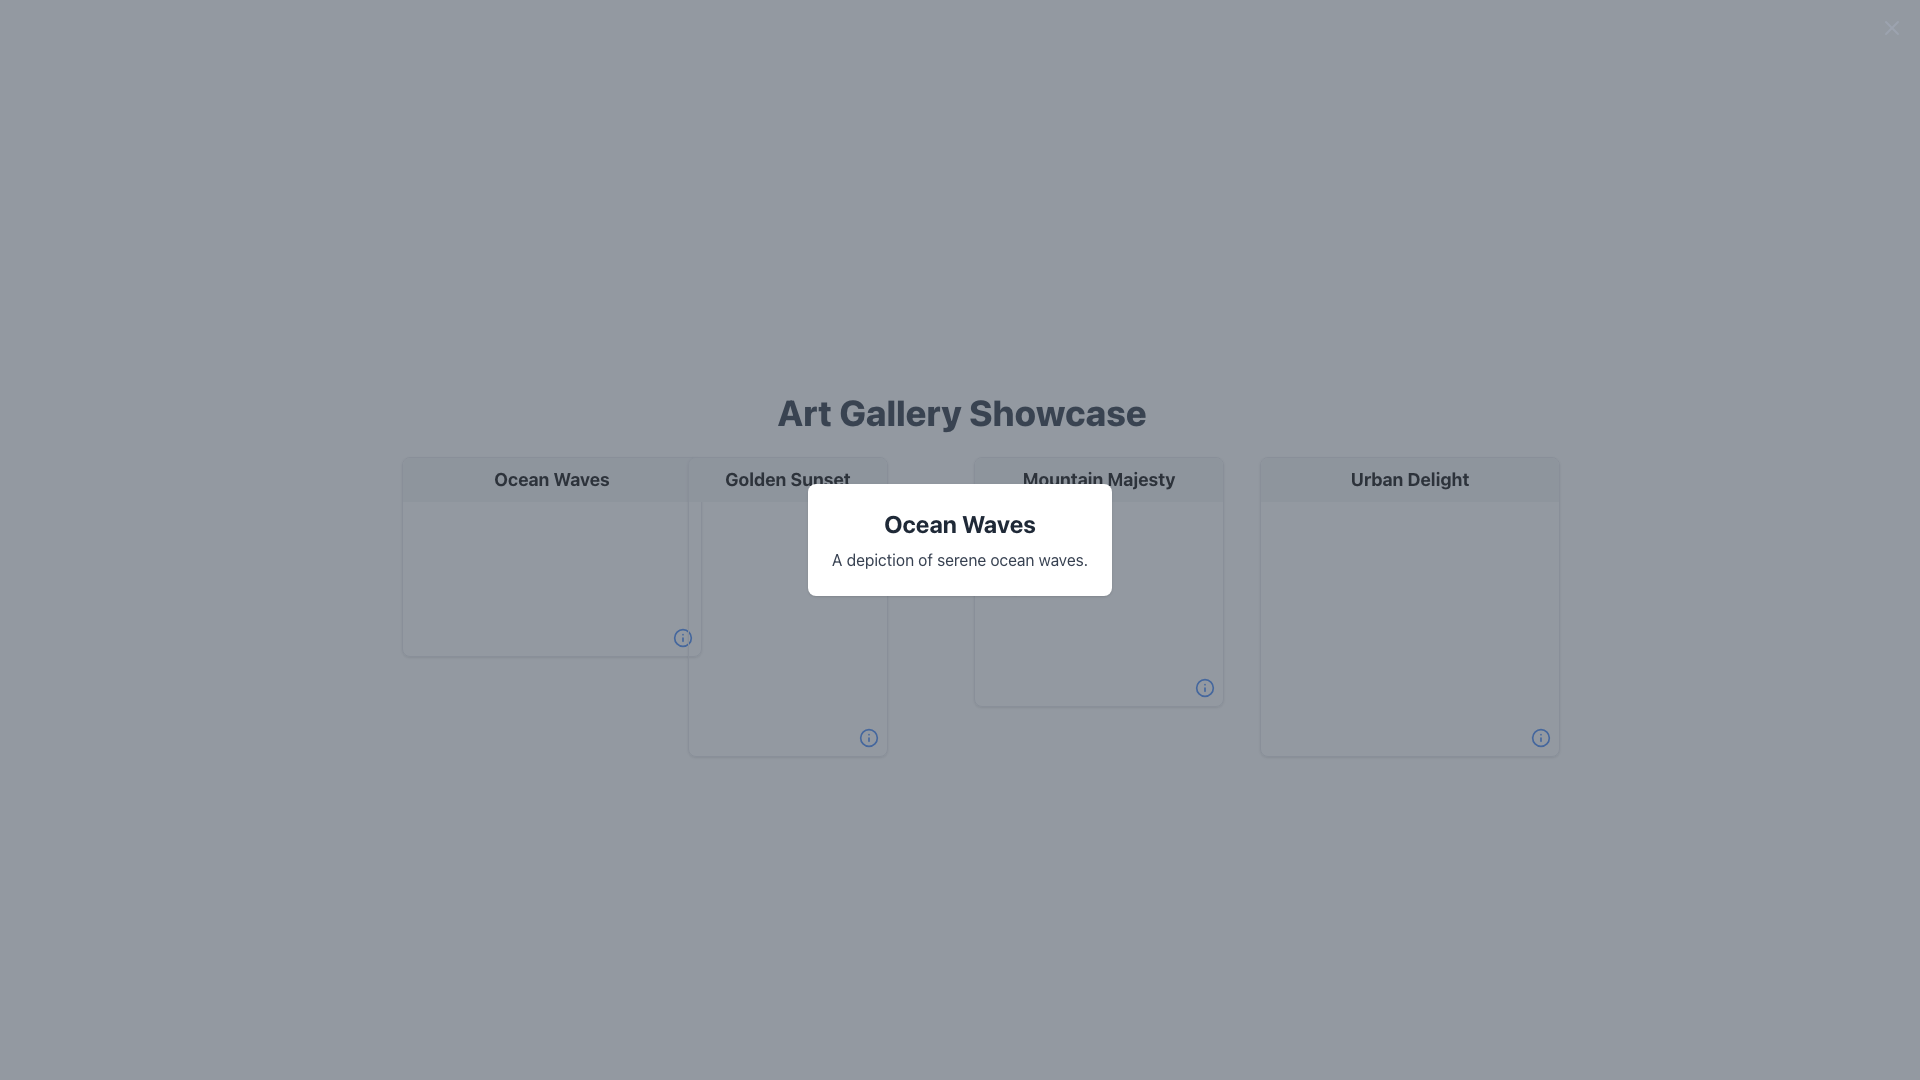 This screenshot has height=1080, width=1920. What do you see at coordinates (868, 737) in the screenshot?
I see `the circular icon boundary located at the bottom-right corner of the 'Golden Sunset' card, which features a thin stroke outline as part of a grouped icon` at bounding box center [868, 737].